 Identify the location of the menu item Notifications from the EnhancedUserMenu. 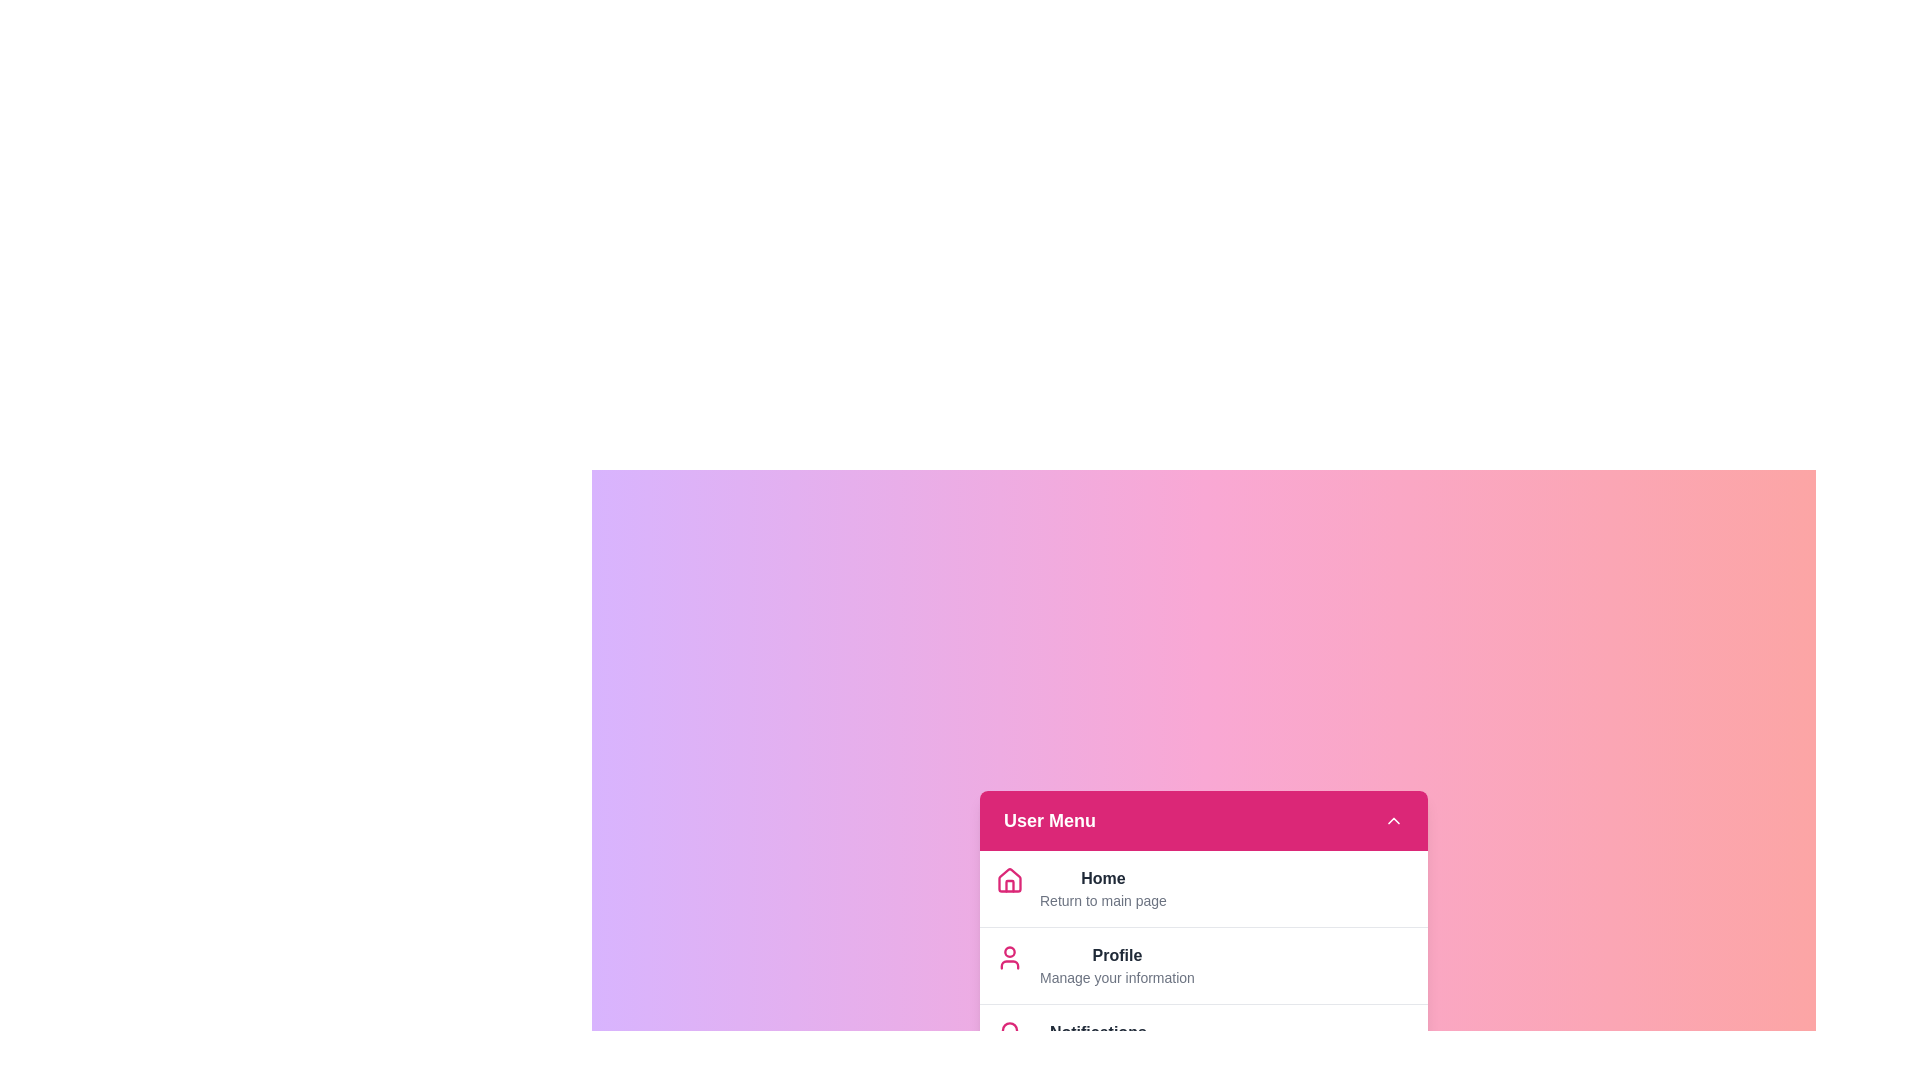
(1097, 1032).